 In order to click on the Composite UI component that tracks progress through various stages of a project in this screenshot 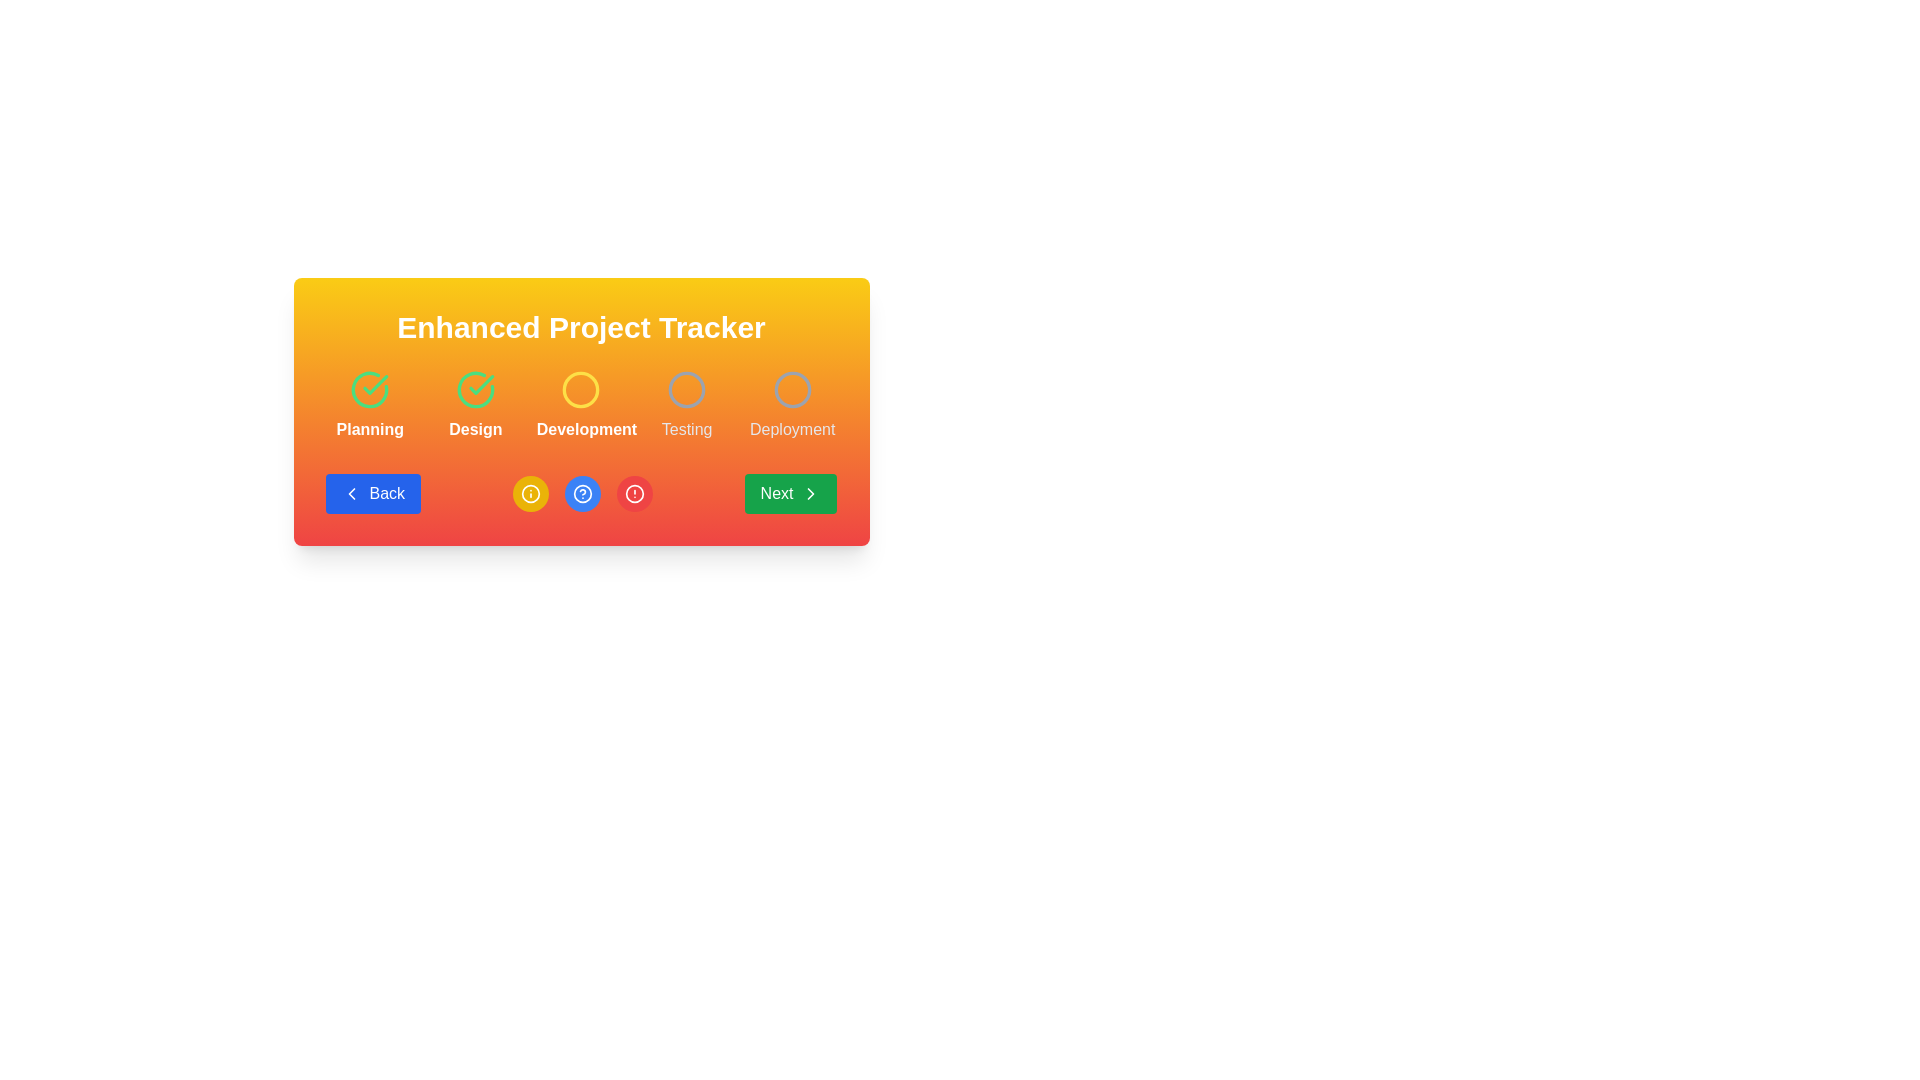, I will do `click(580, 411)`.